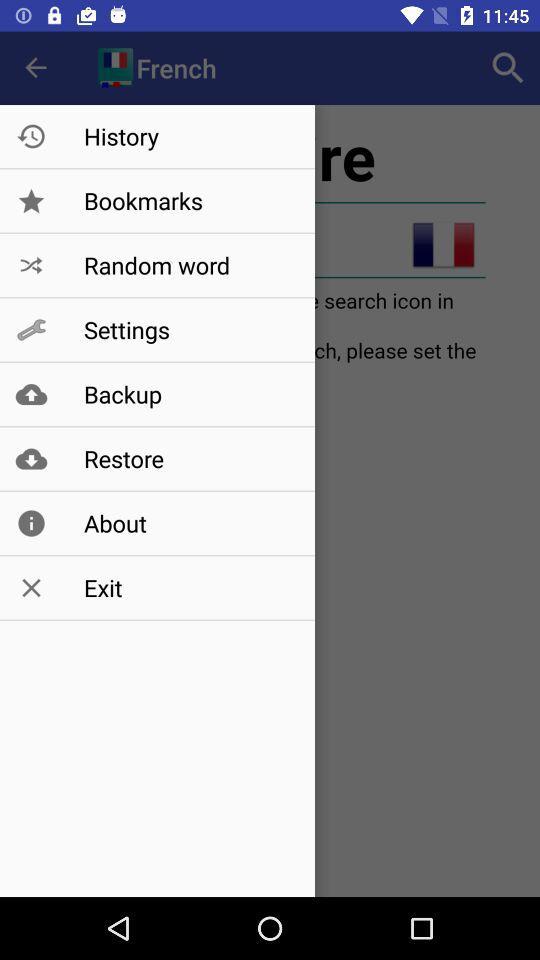  What do you see at coordinates (189, 135) in the screenshot?
I see `history item` at bounding box center [189, 135].